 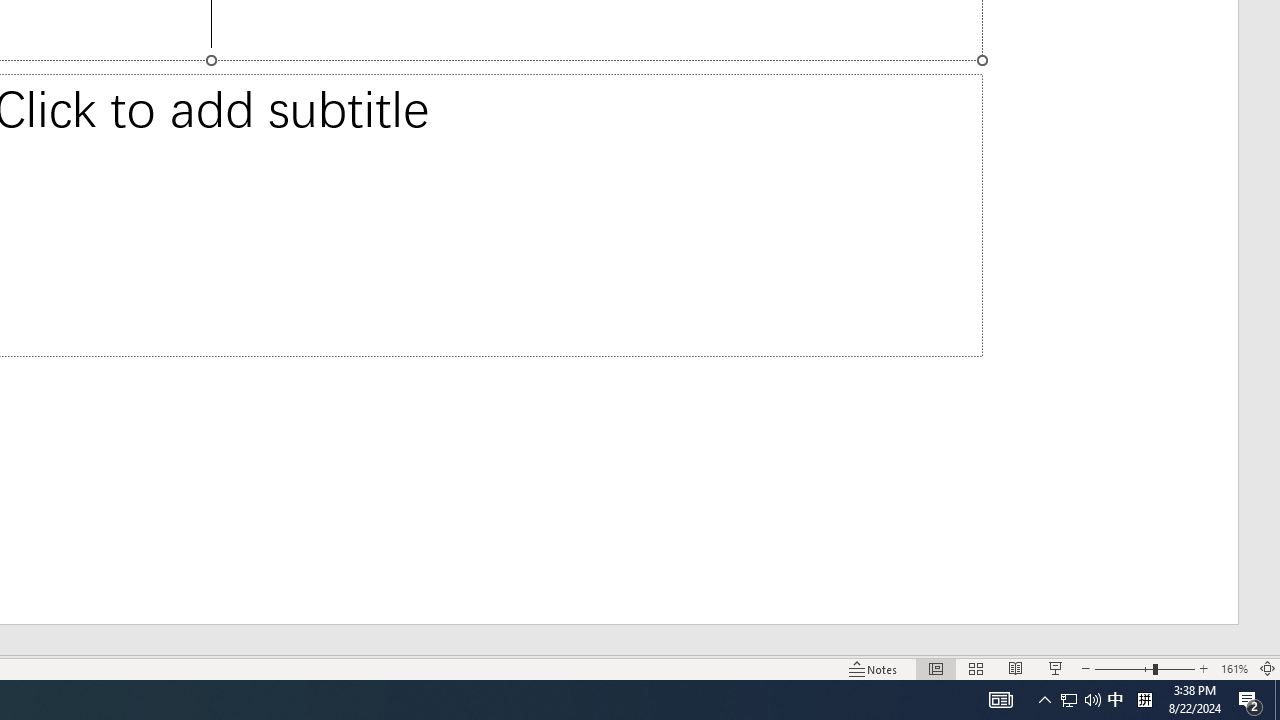 What do you see at coordinates (1233, 669) in the screenshot?
I see `'Zoom 161%'` at bounding box center [1233, 669].